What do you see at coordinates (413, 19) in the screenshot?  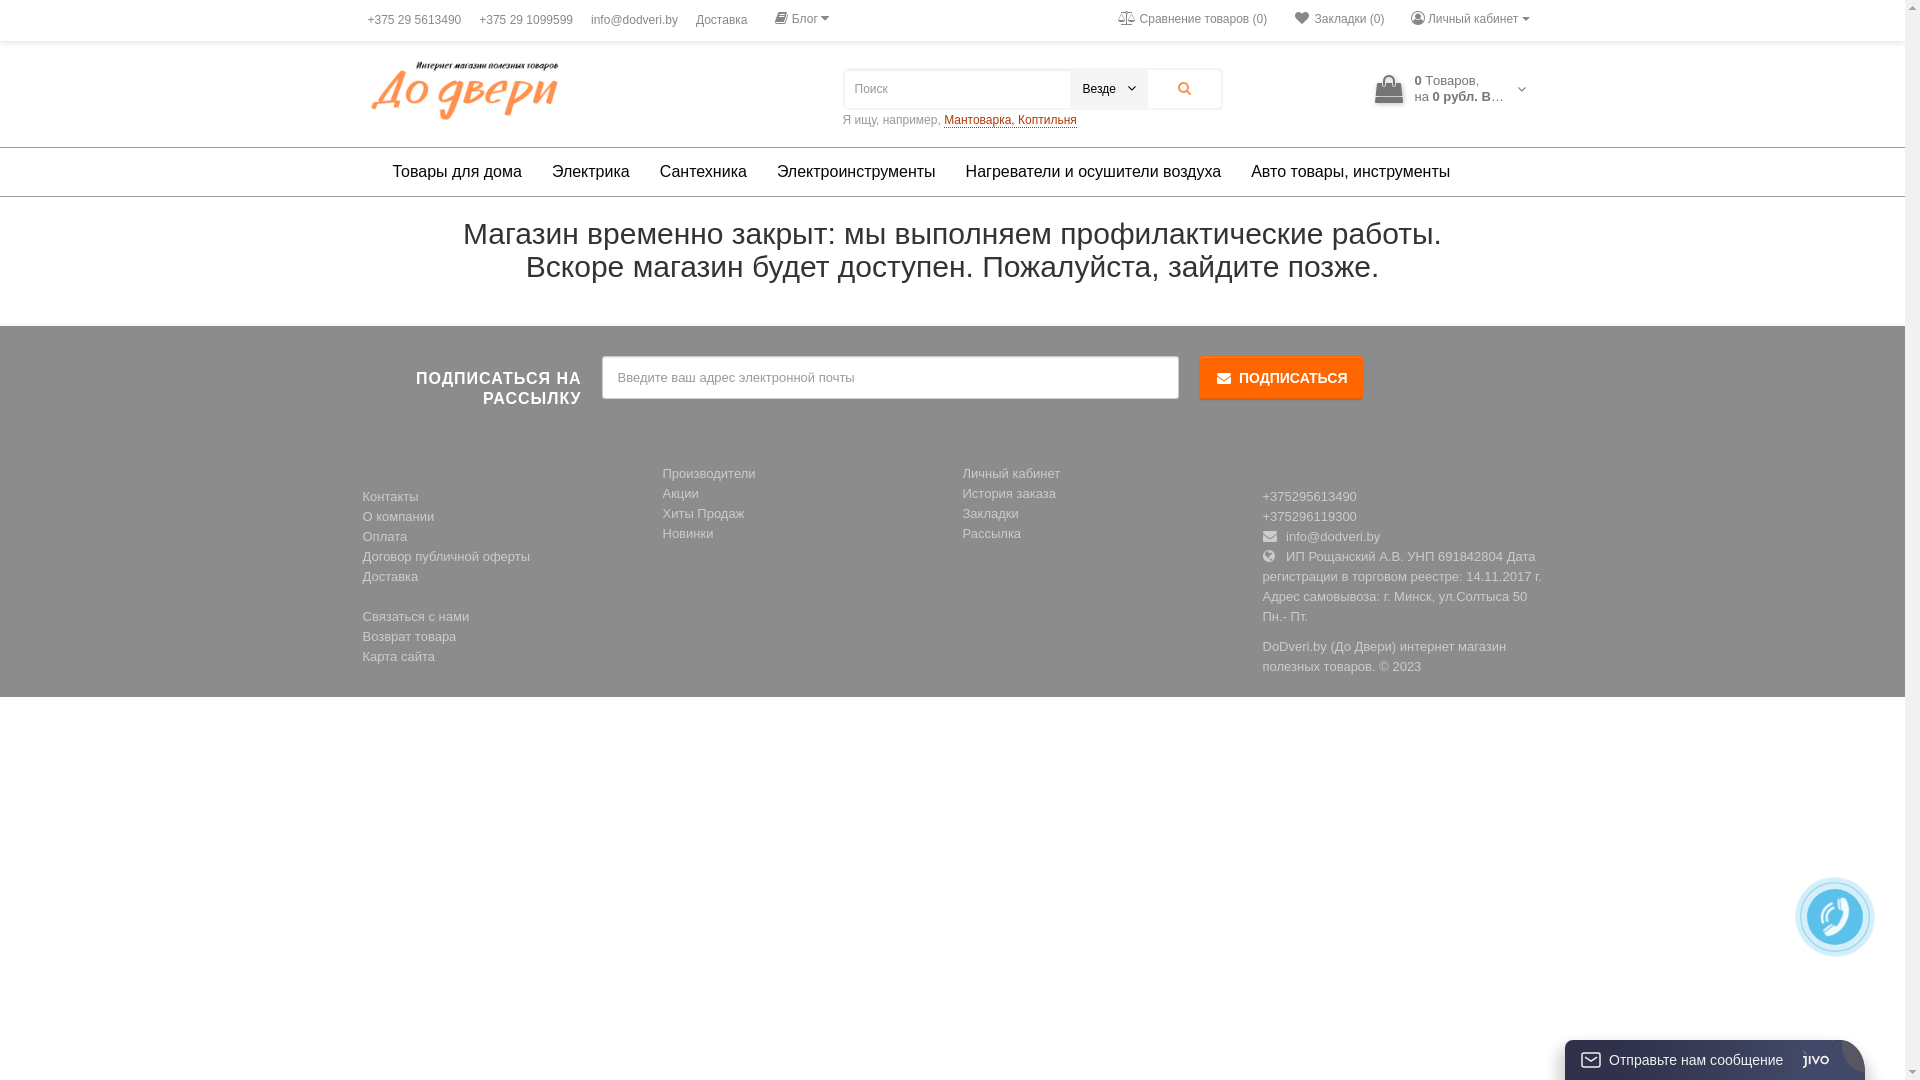 I see `'+375 29 5613490'` at bounding box center [413, 19].